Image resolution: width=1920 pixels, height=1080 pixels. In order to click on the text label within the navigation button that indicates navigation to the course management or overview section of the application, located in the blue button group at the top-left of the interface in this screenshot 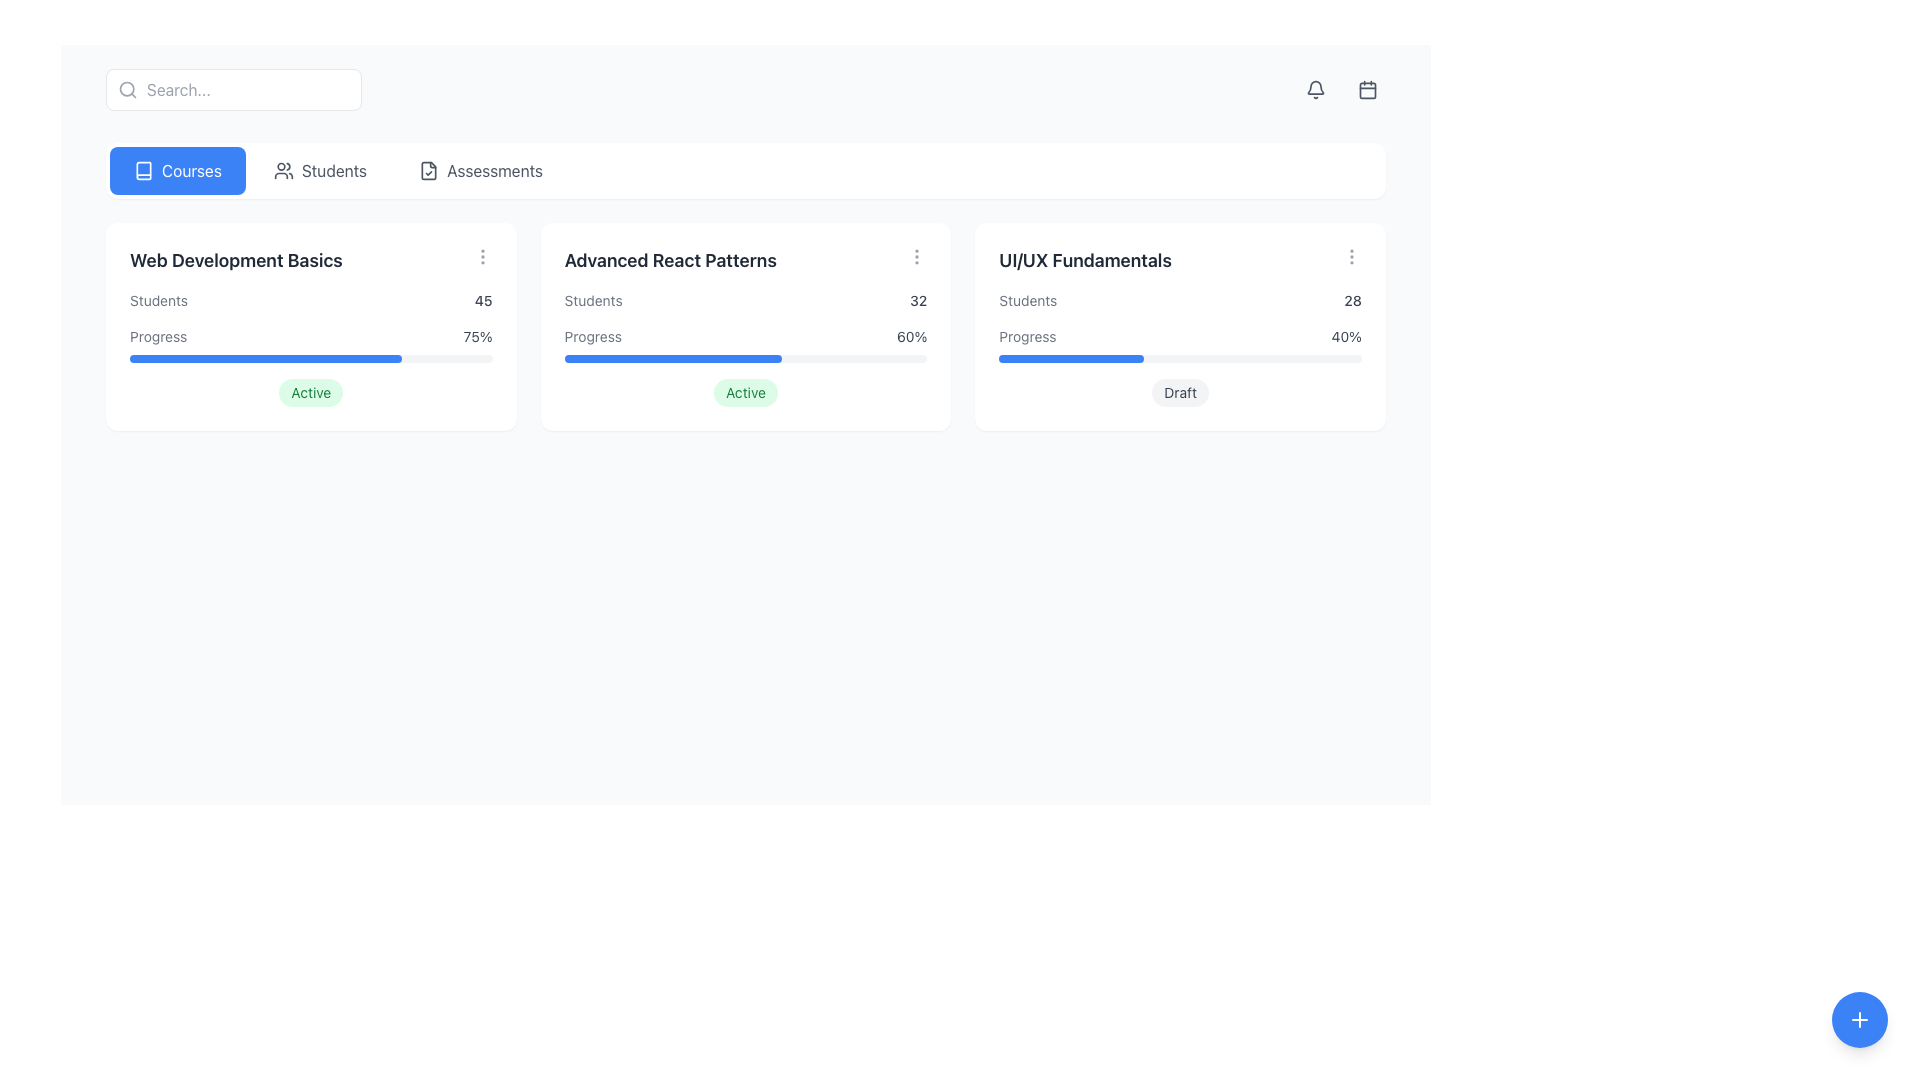, I will do `click(192, 169)`.